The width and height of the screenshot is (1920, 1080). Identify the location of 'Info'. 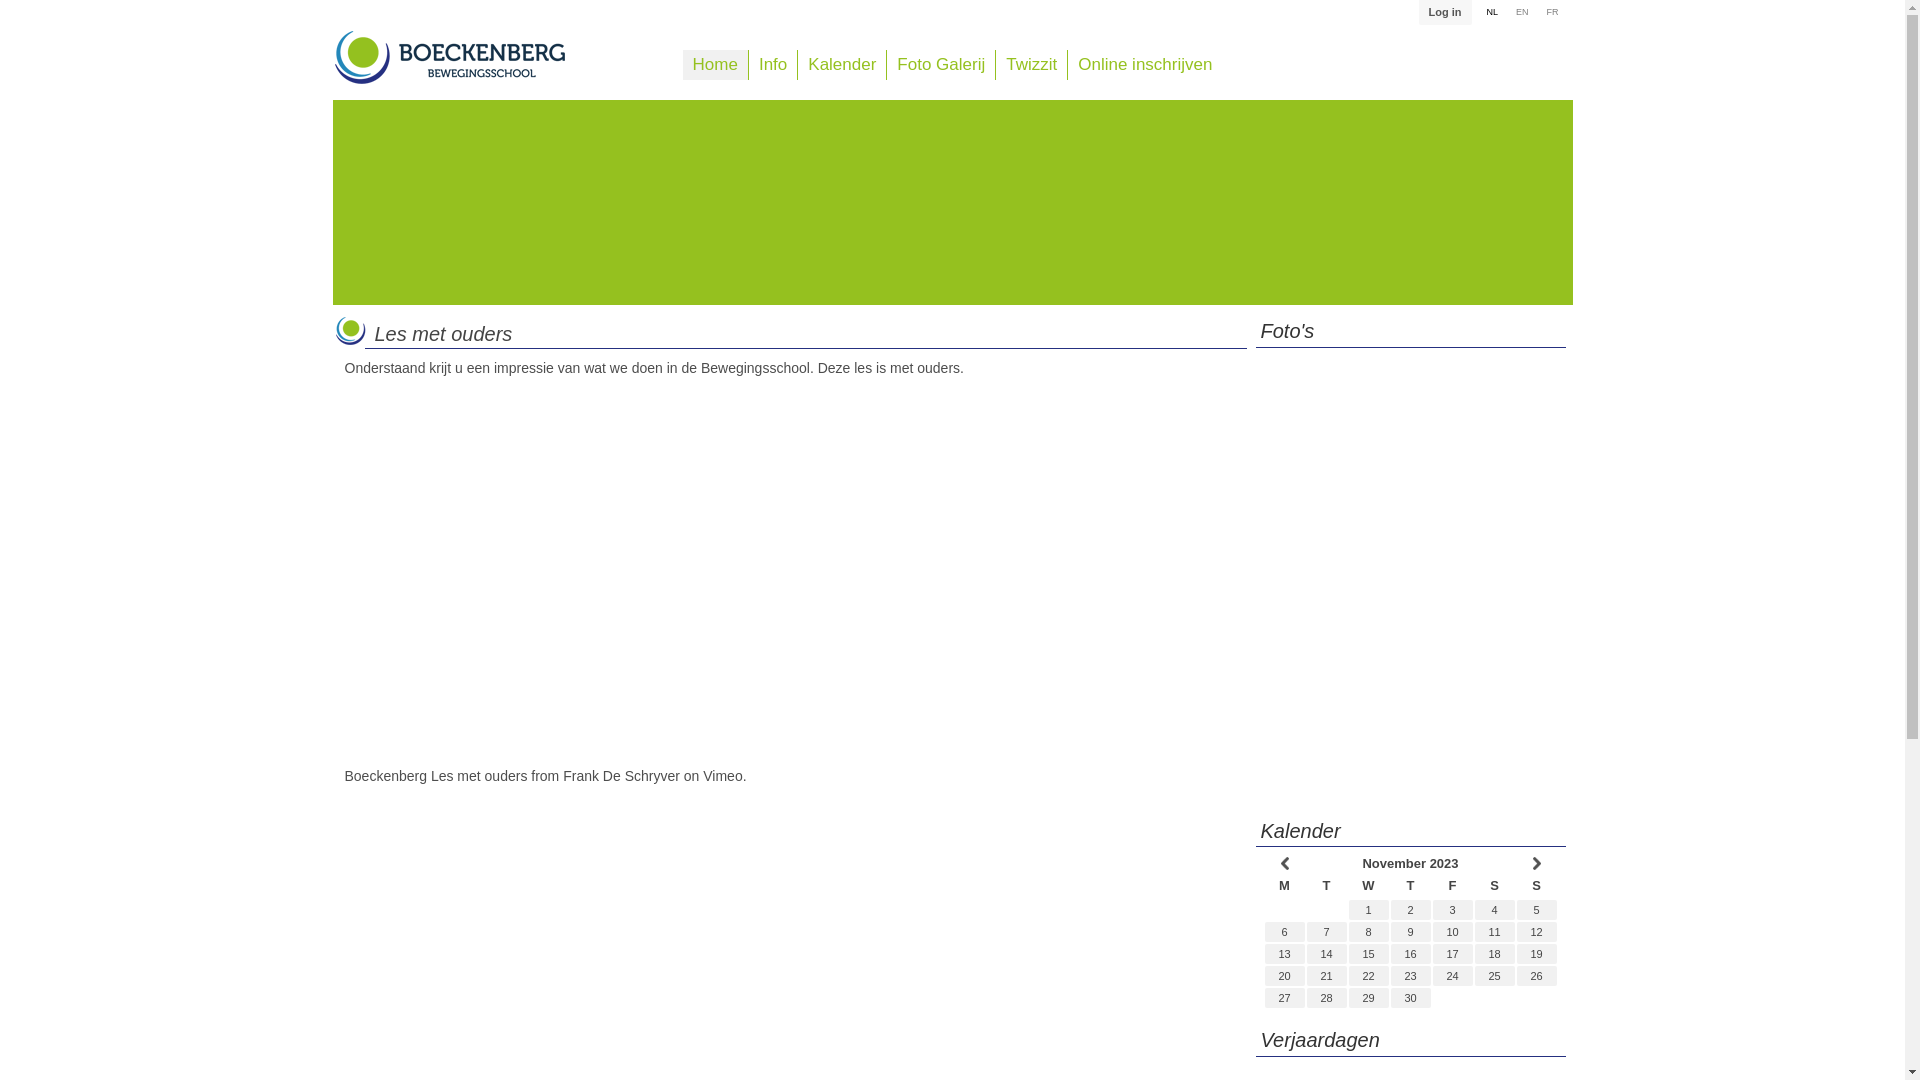
(771, 64).